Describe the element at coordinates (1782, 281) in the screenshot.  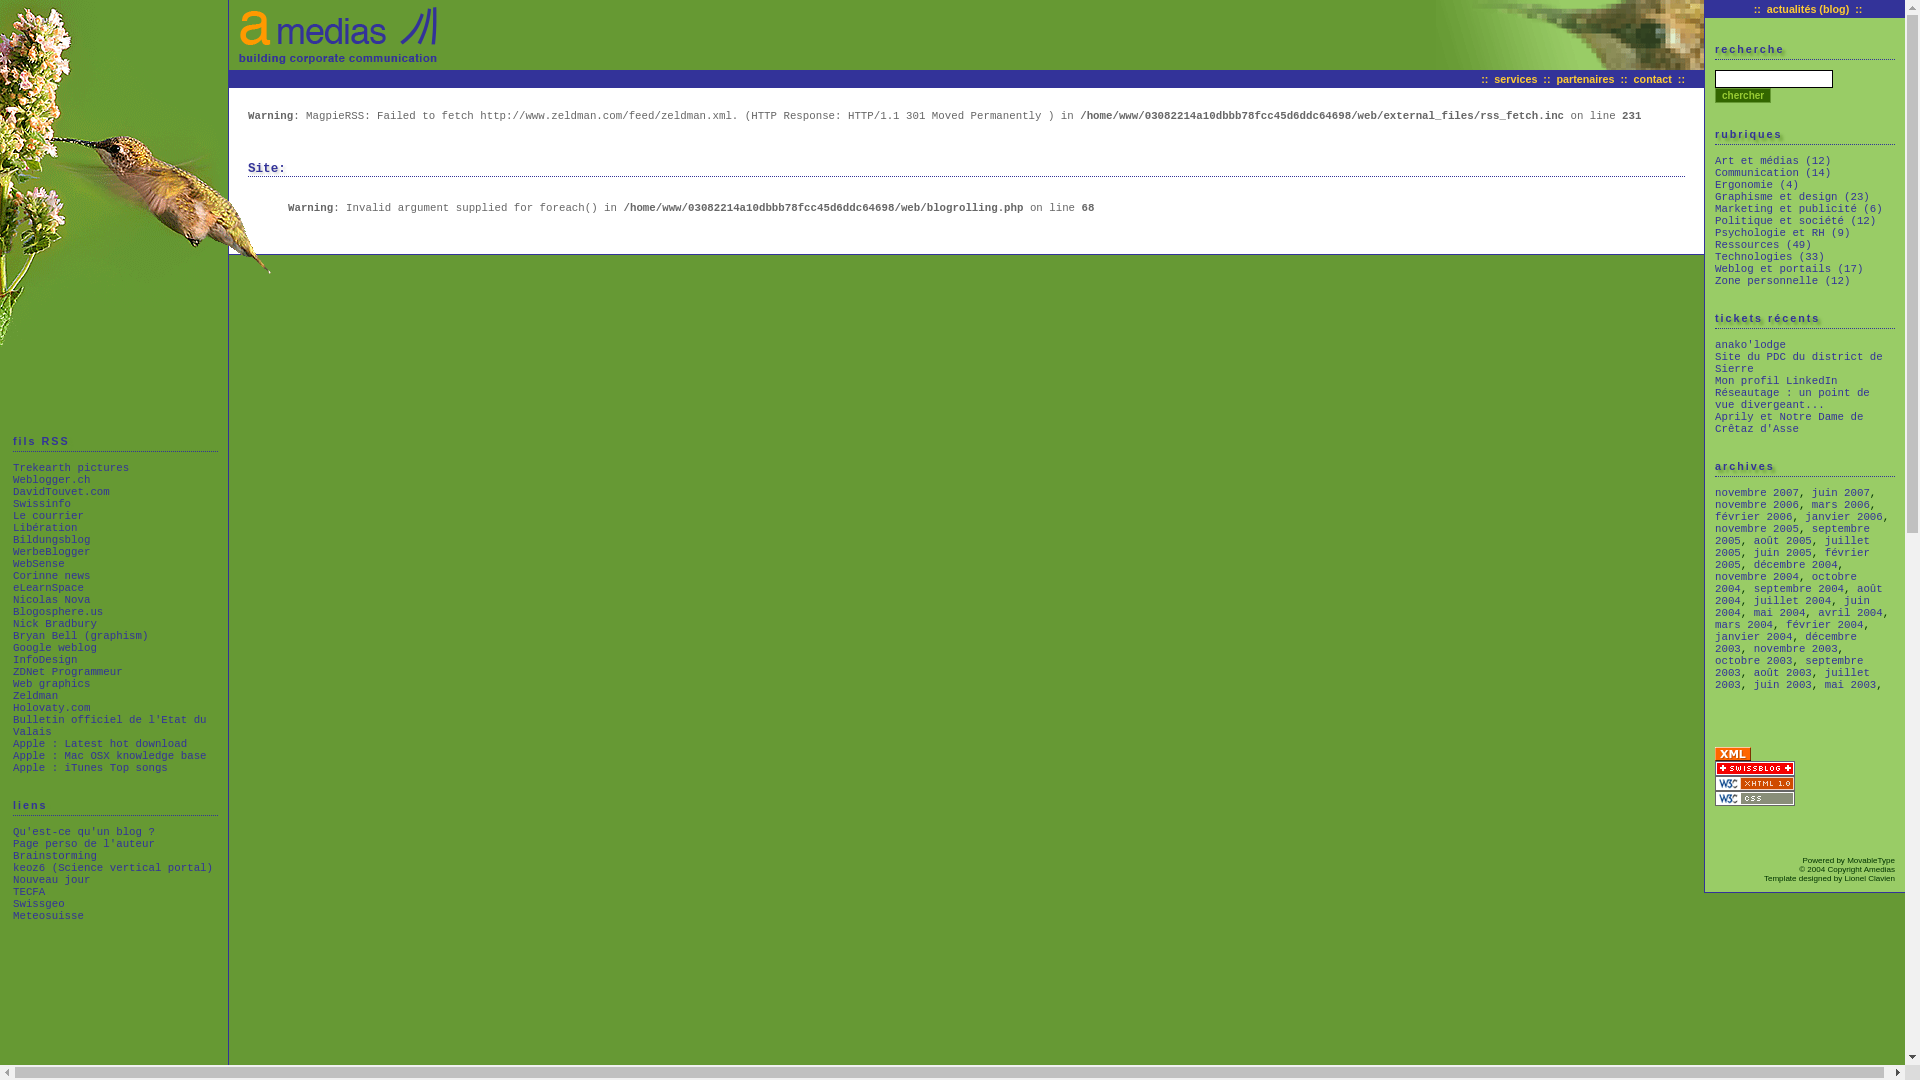
I see `'Zone personnelle (12)'` at that location.